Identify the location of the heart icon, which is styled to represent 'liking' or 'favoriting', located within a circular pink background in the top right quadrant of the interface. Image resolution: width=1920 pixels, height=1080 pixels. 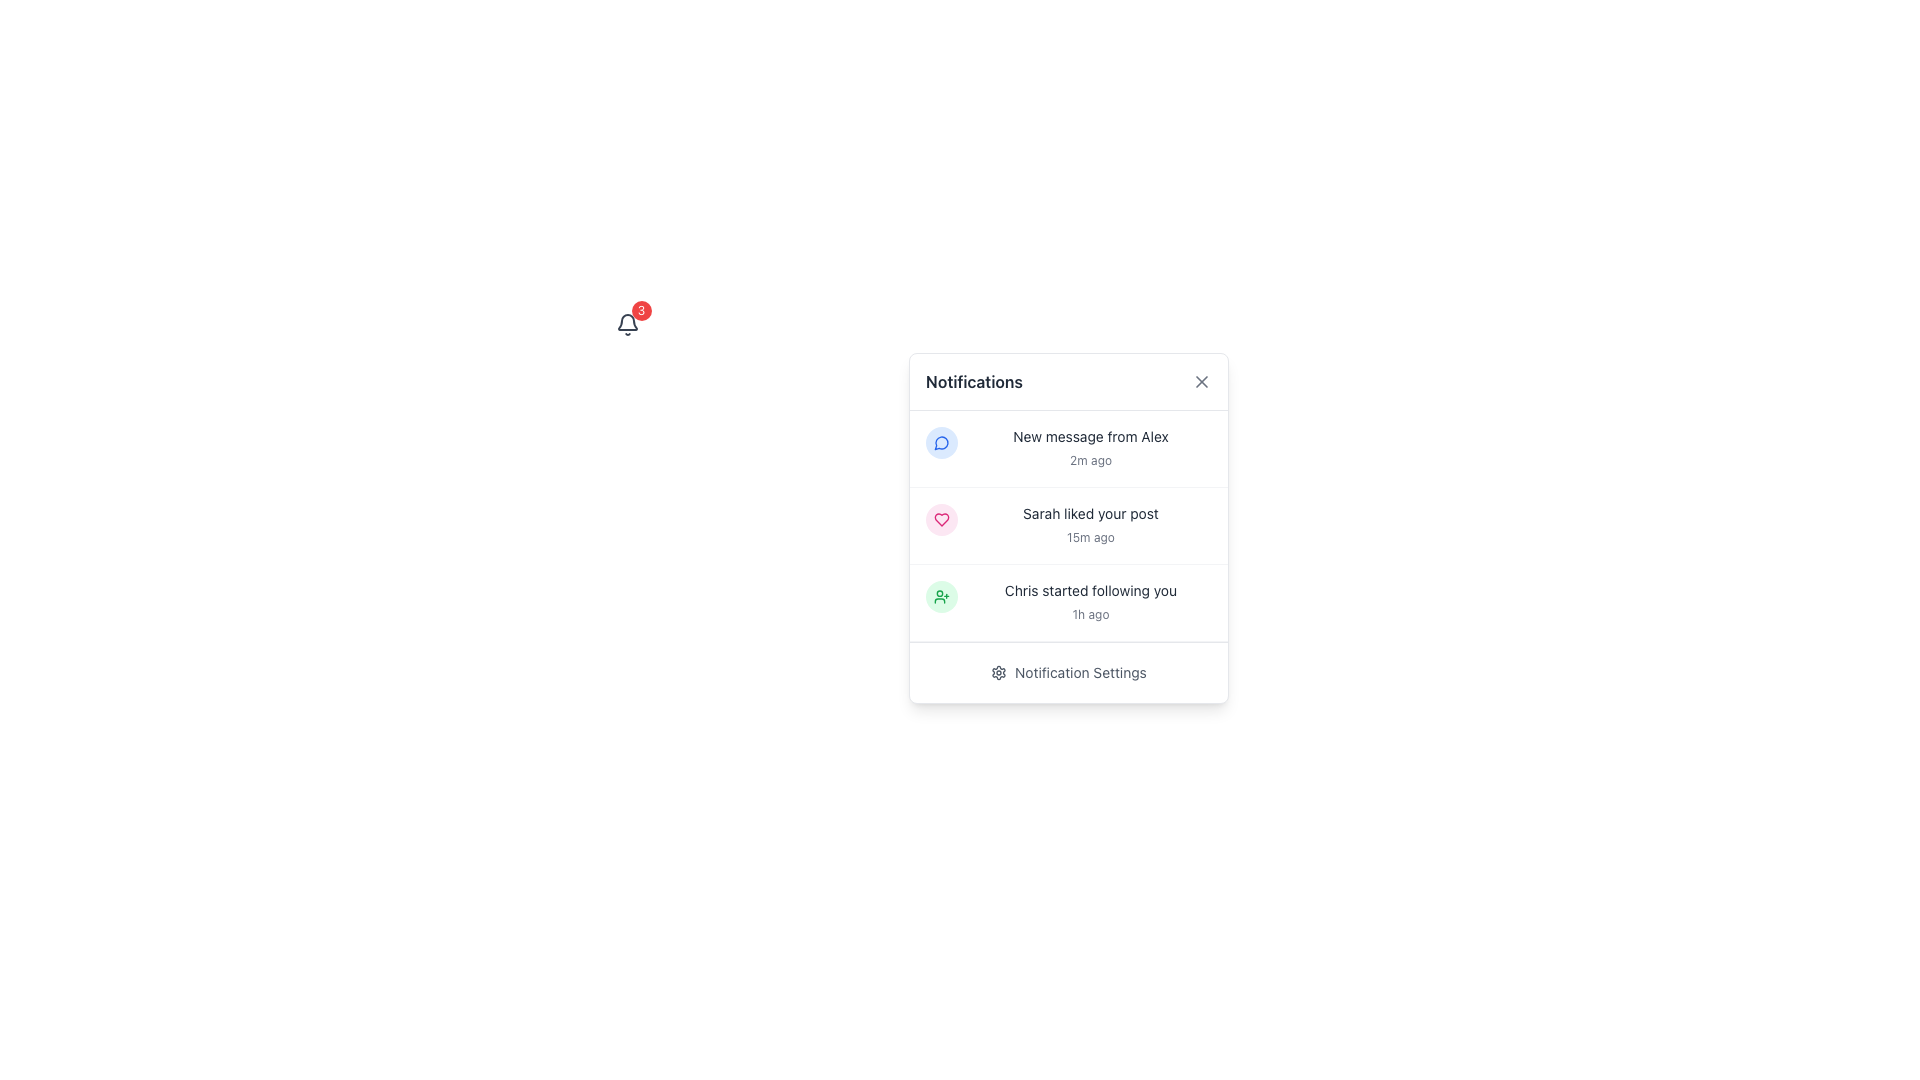
(940, 519).